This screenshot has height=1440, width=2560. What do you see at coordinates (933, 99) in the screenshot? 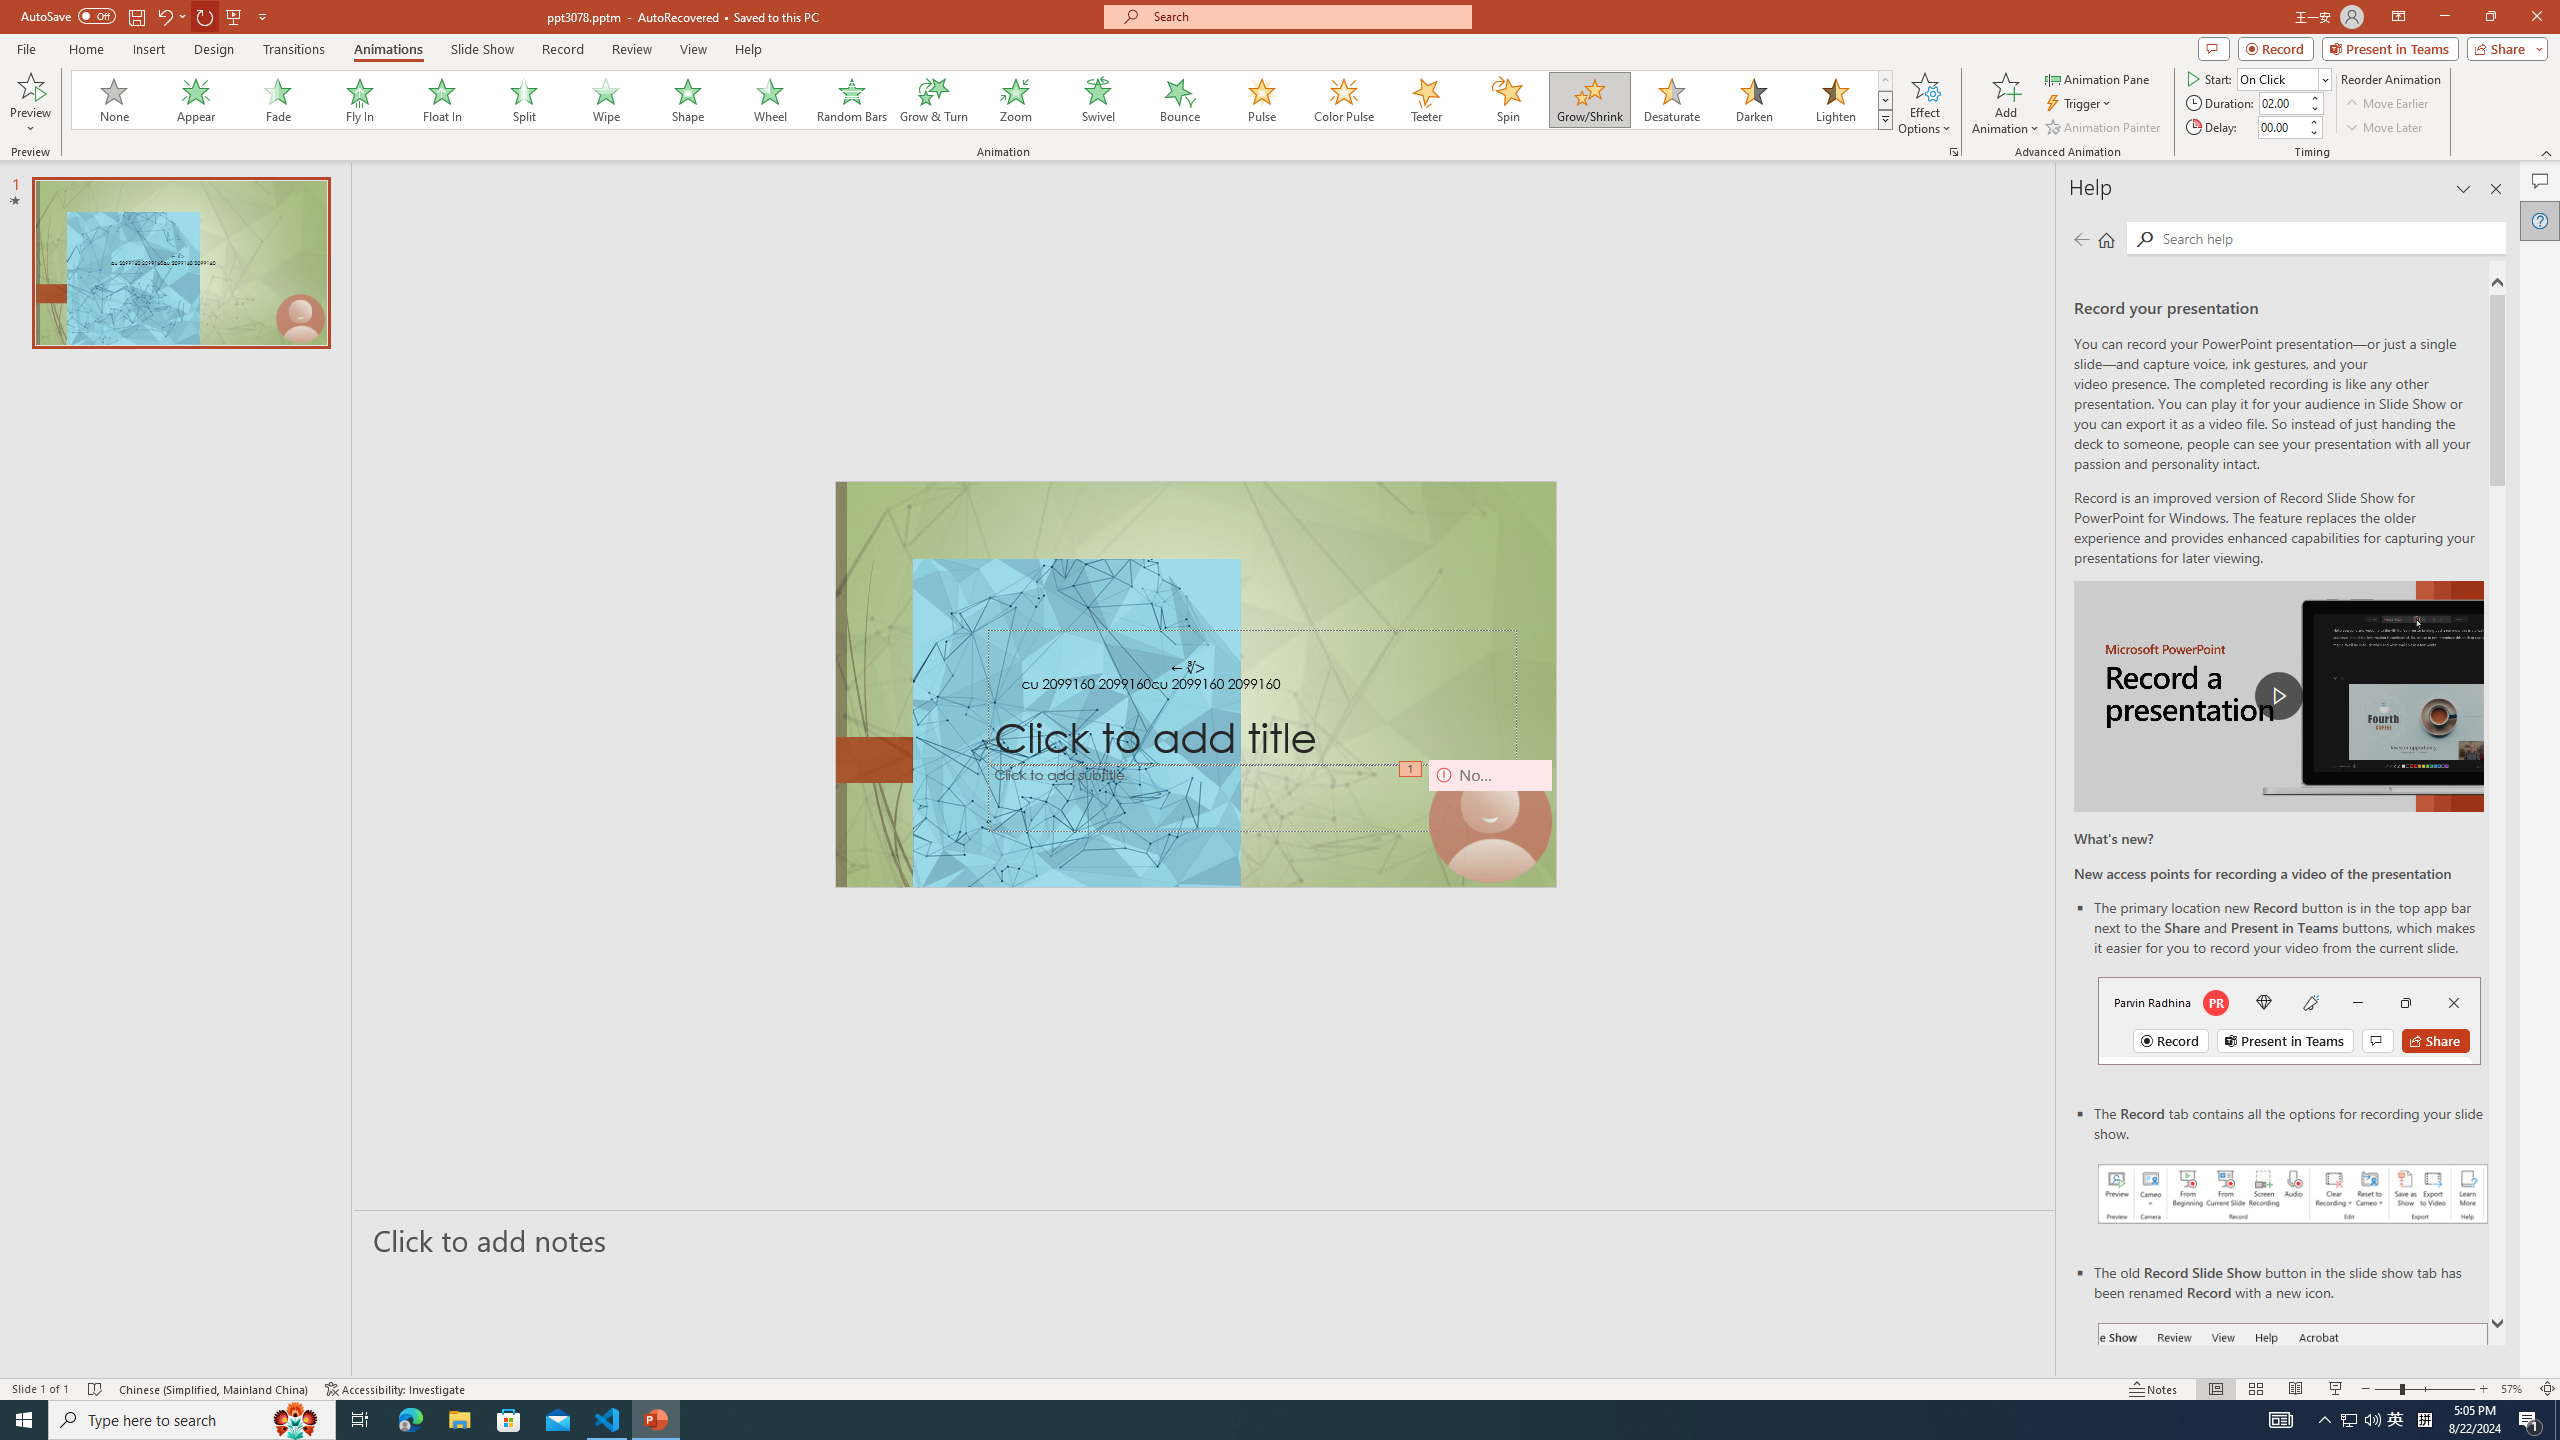
I see `'Grow & Turn'` at bounding box center [933, 99].